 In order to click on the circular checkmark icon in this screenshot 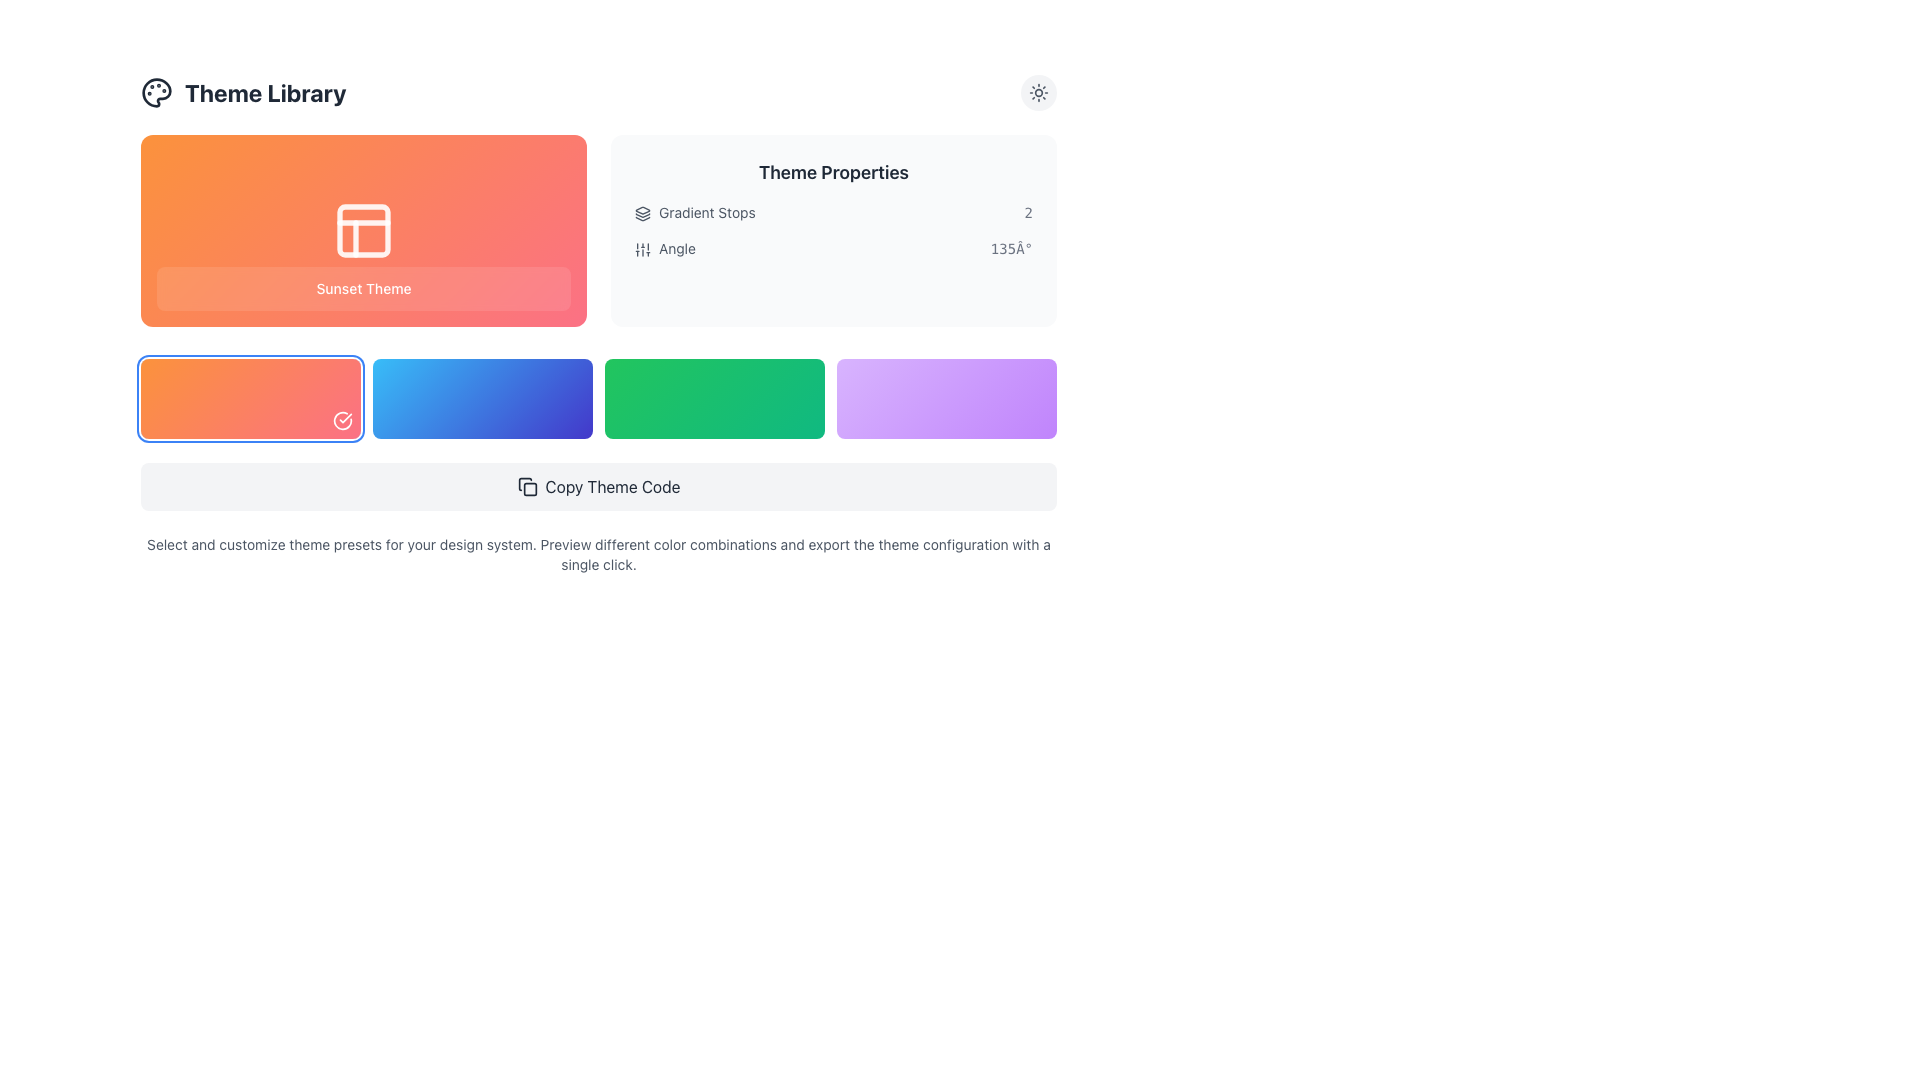, I will do `click(342, 419)`.